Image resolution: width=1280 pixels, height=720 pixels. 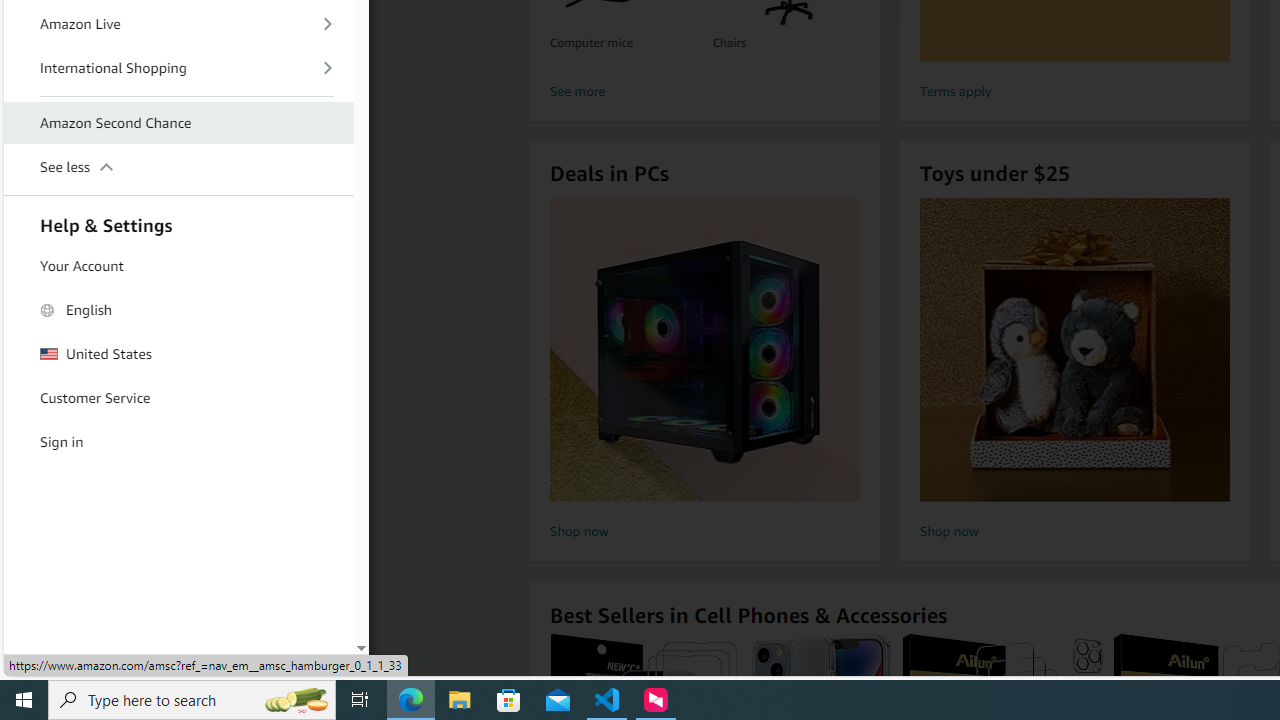 What do you see at coordinates (179, 310) in the screenshot?
I see `'English'` at bounding box center [179, 310].